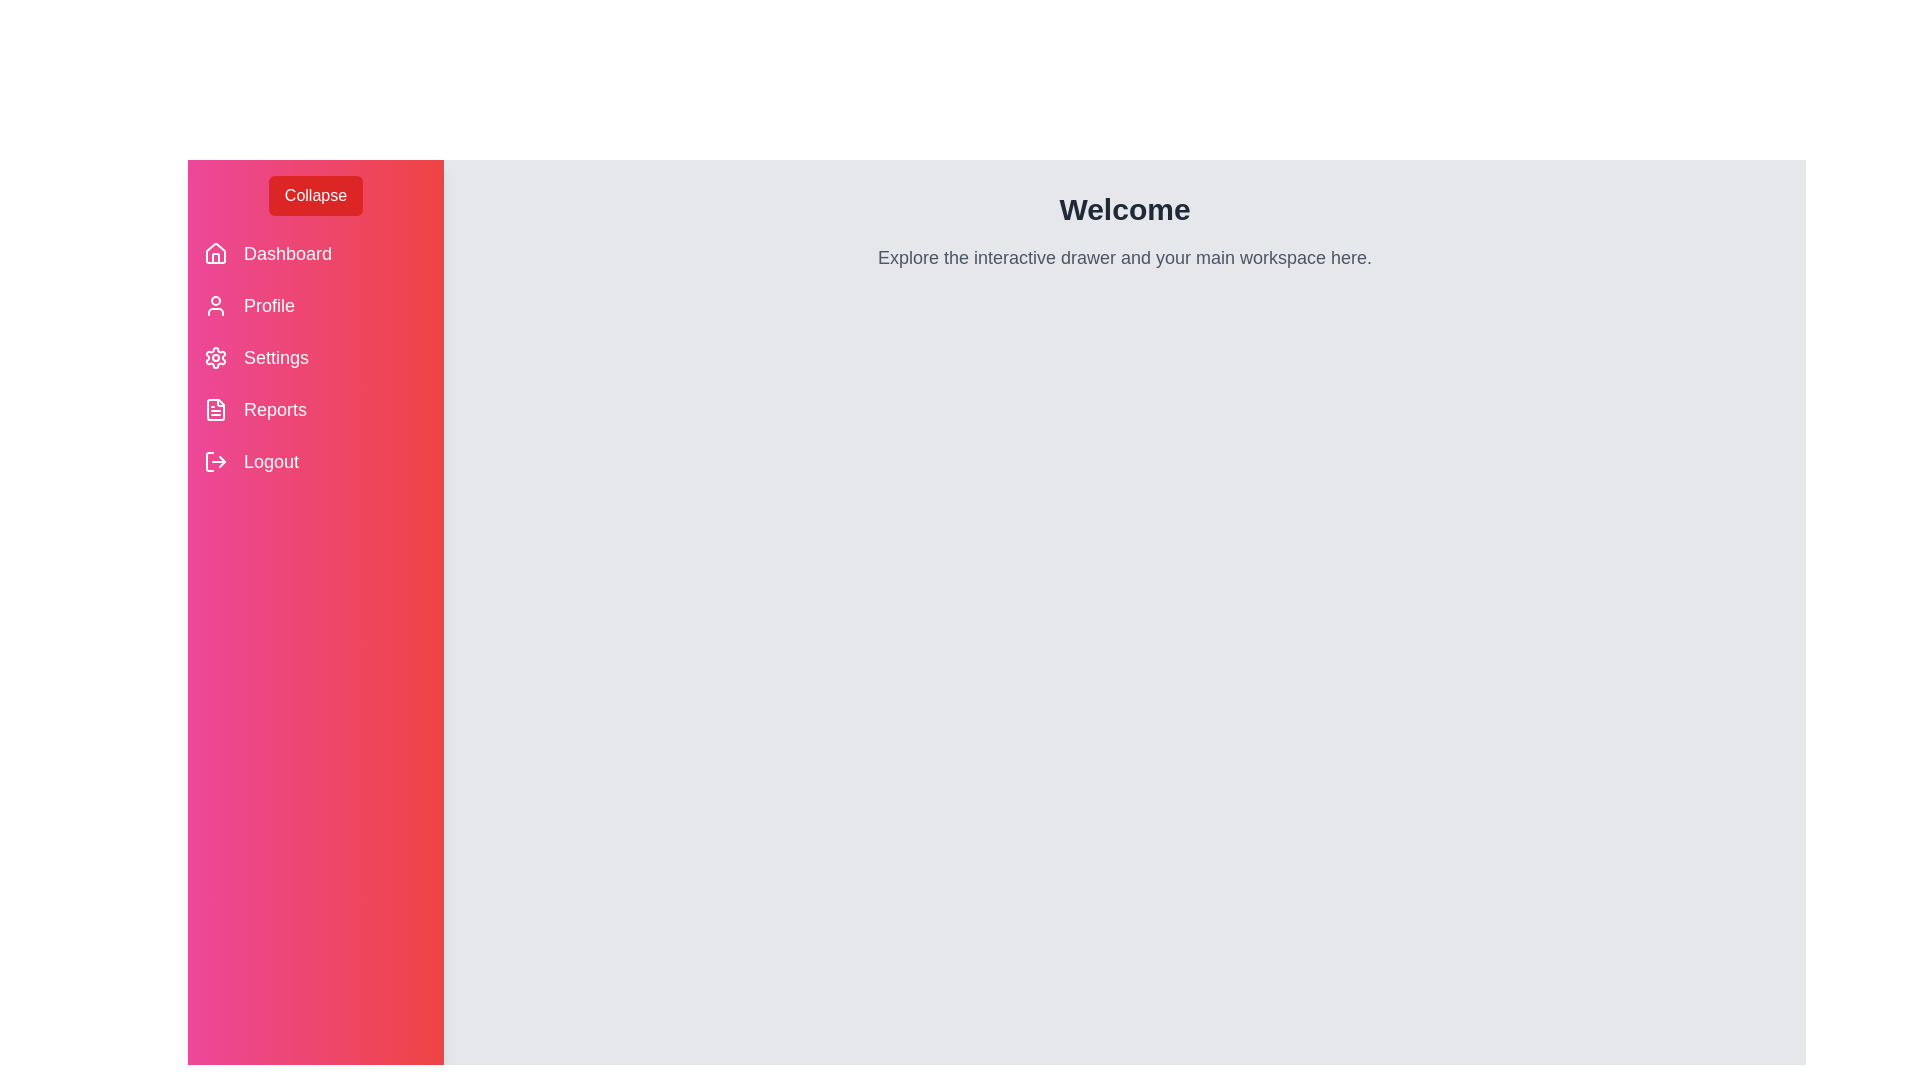  Describe the element at coordinates (274, 357) in the screenshot. I see `the 'Settings' menu item in the navigation drawer` at that location.